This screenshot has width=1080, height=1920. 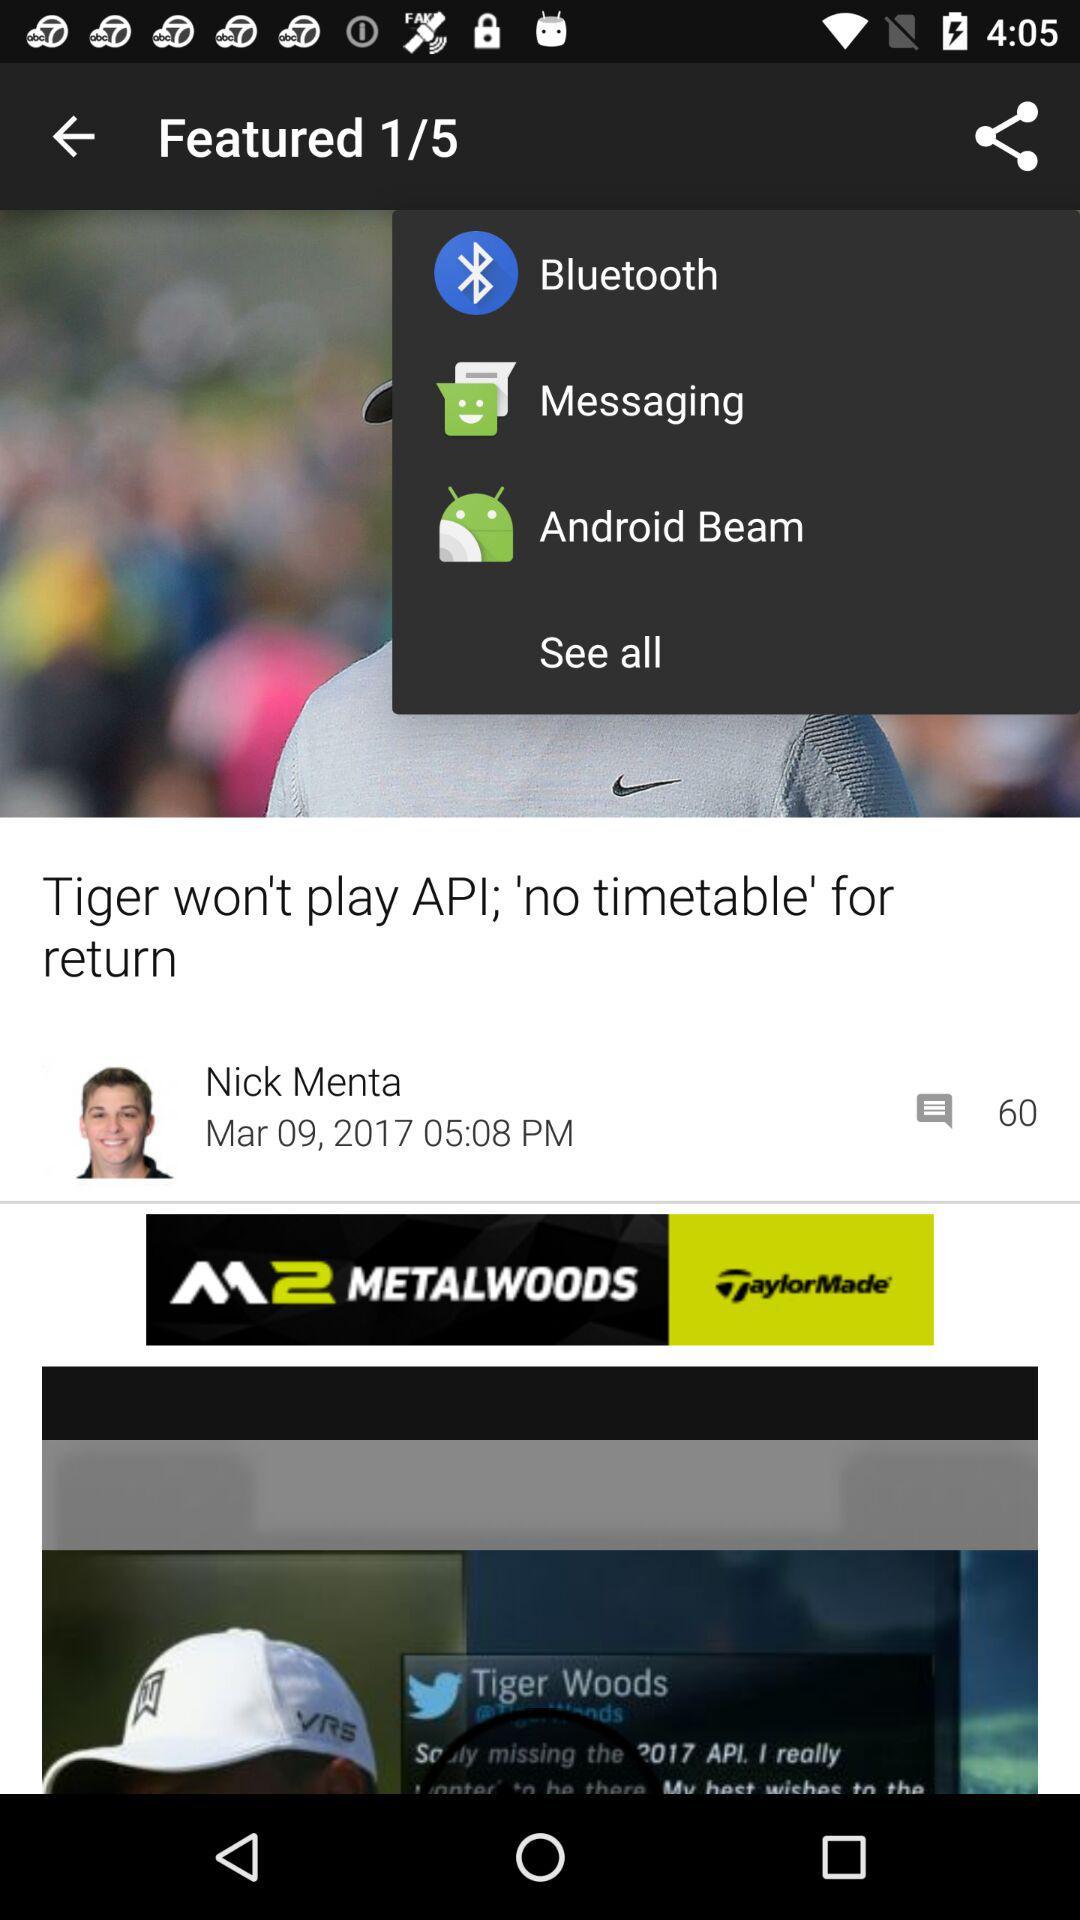 What do you see at coordinates (540, 1579) in the screenshot?
I see `the option` at bounding box center [540, 1579].